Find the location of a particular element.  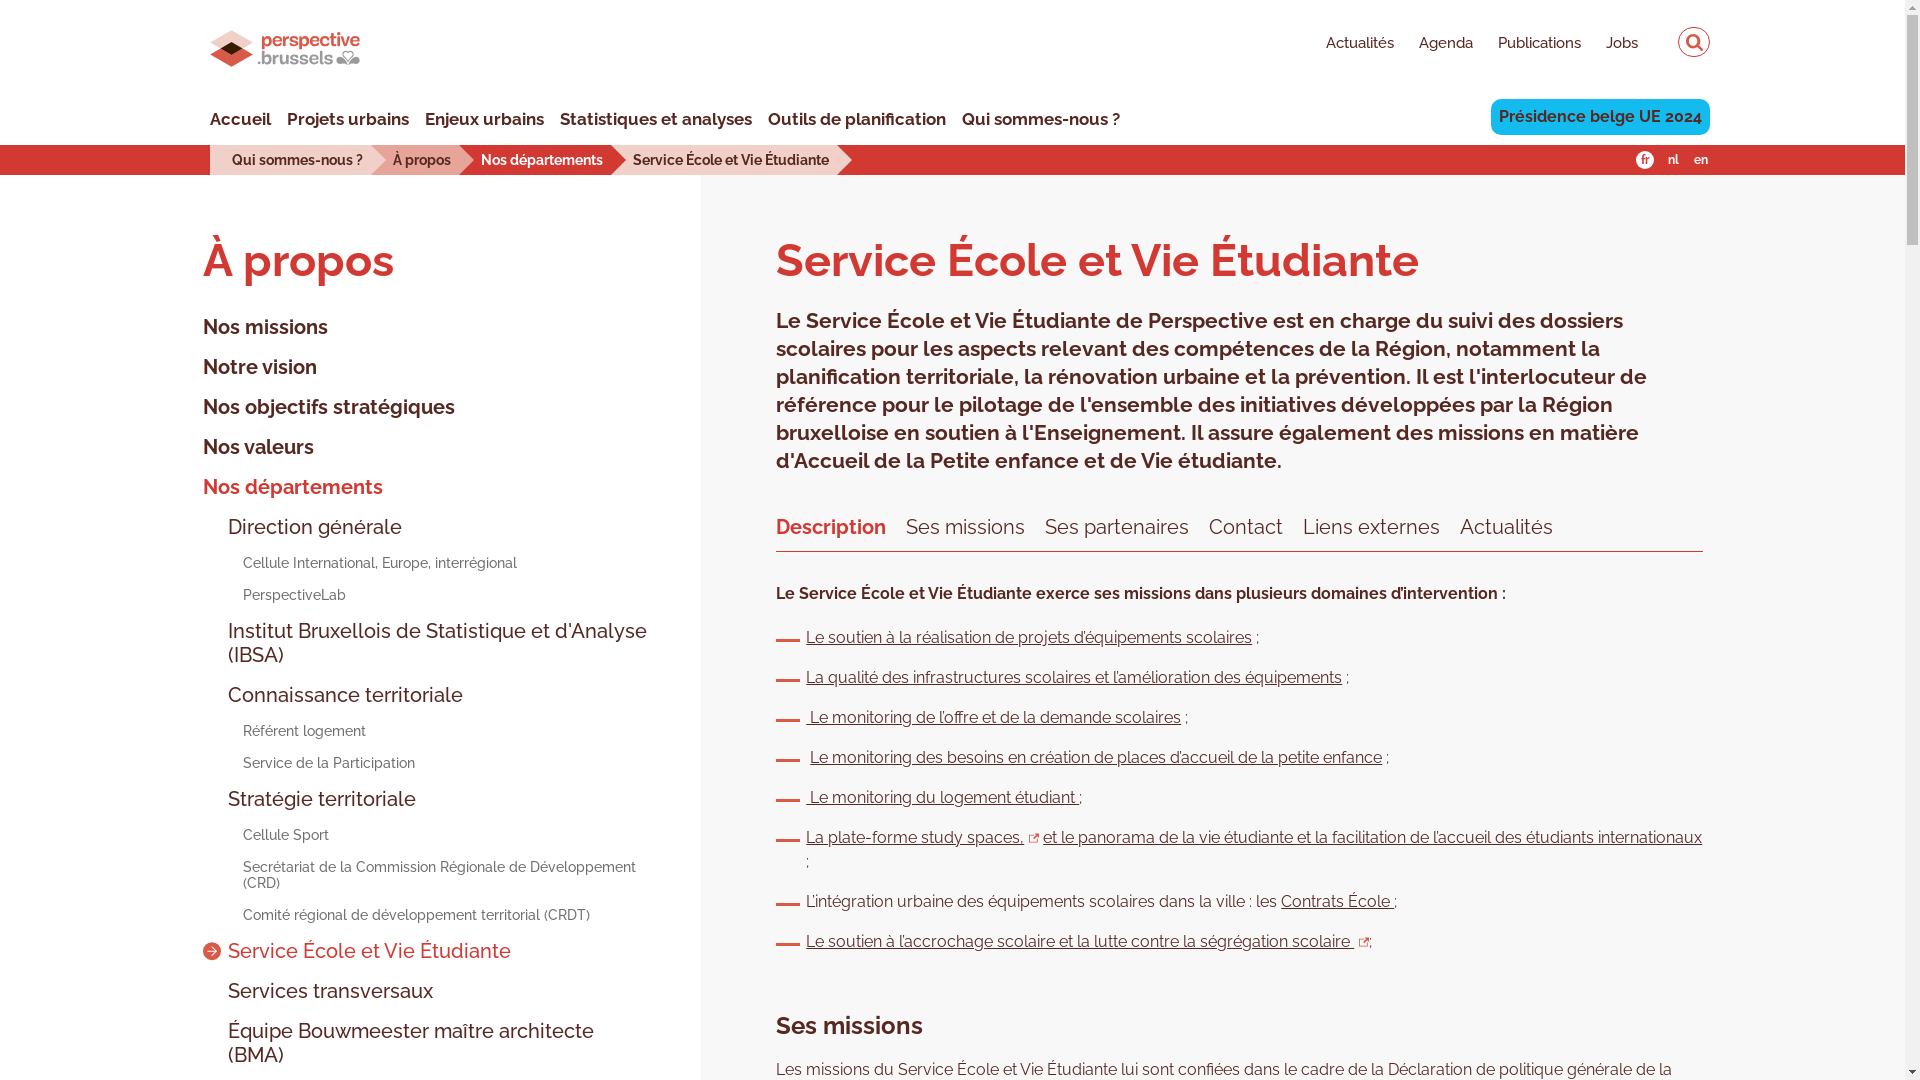

'Notre vision' is located at coordinates (201, 366).